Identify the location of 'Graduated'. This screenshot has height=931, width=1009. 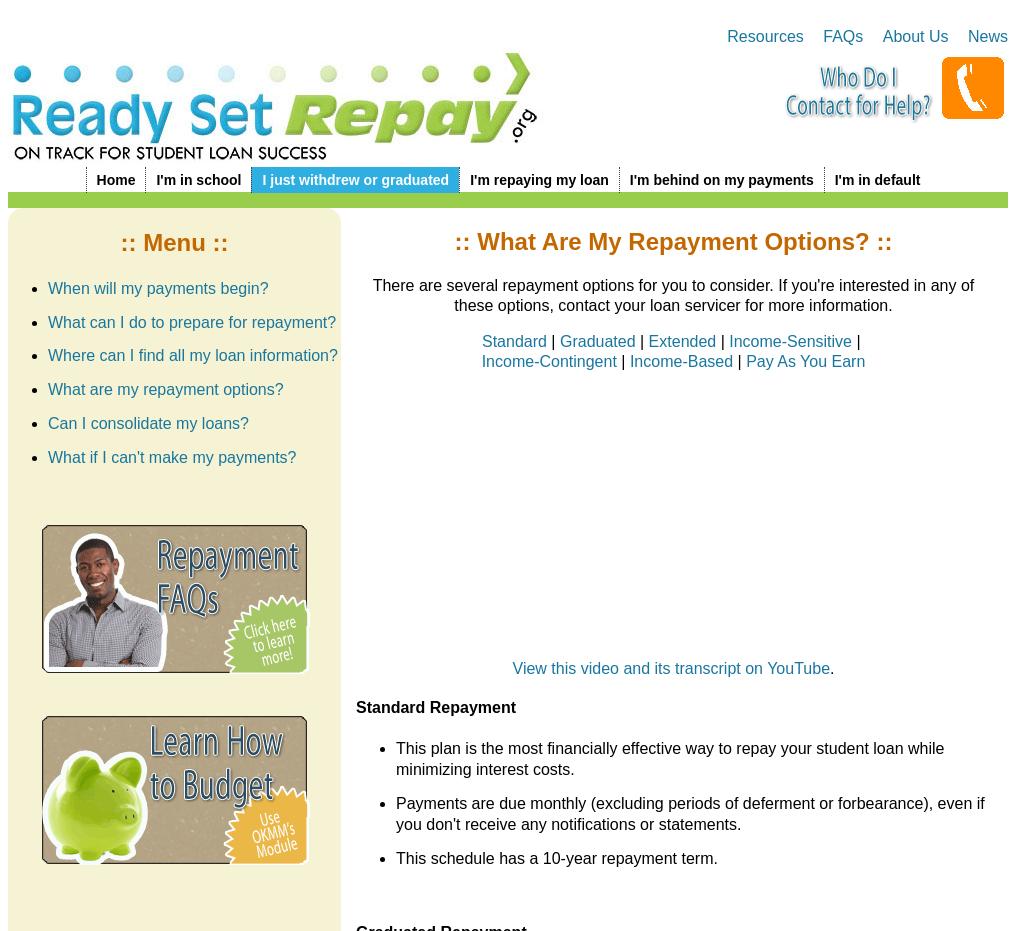
(597, 340).